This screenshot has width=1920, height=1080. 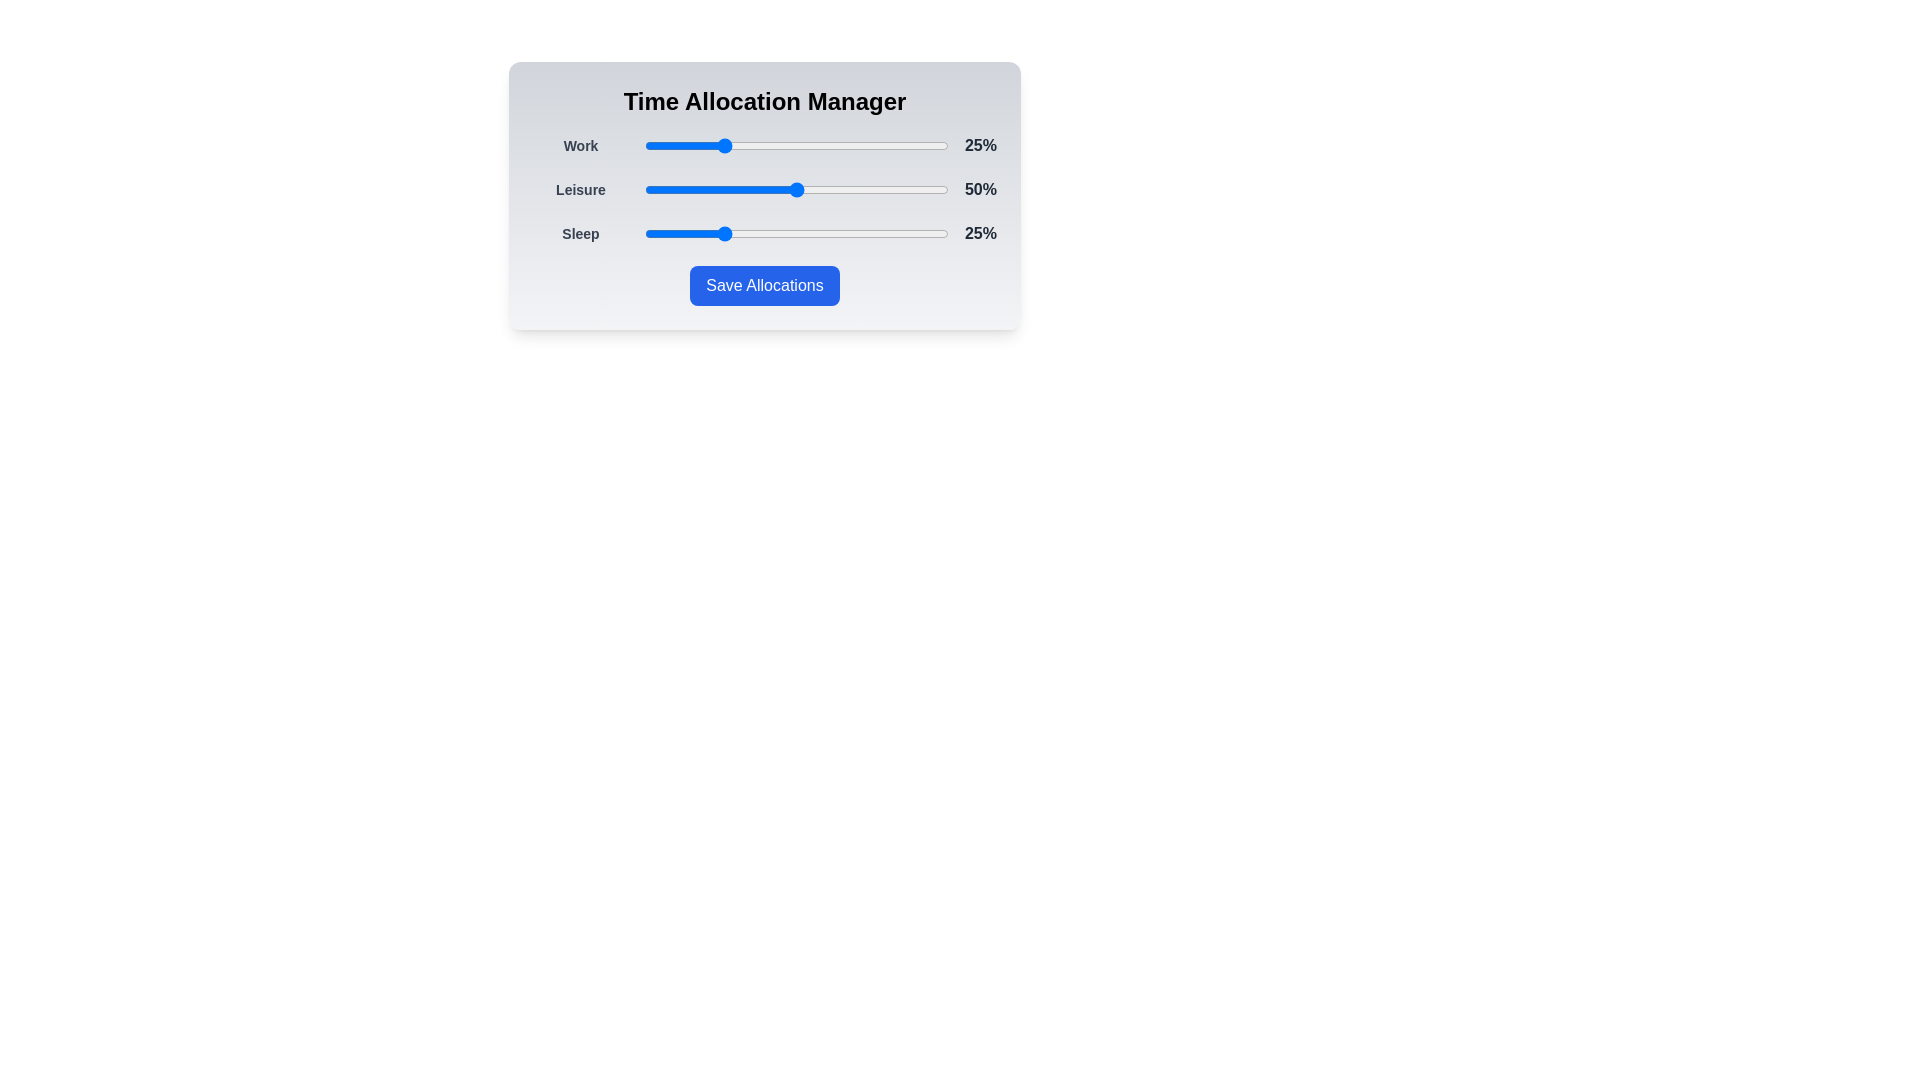 What do you see at coordinates (763, 285) in the screenshot?
I see `'Save Allocations' button to save the current allocation` at bounding box center [763, 285].